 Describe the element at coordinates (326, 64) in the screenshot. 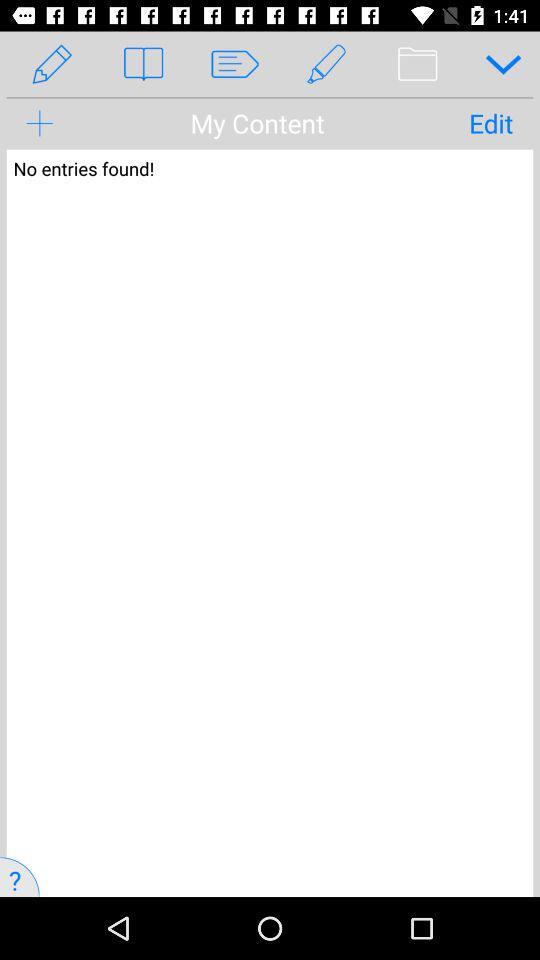

I see `the image left of file manger icon` at that location.